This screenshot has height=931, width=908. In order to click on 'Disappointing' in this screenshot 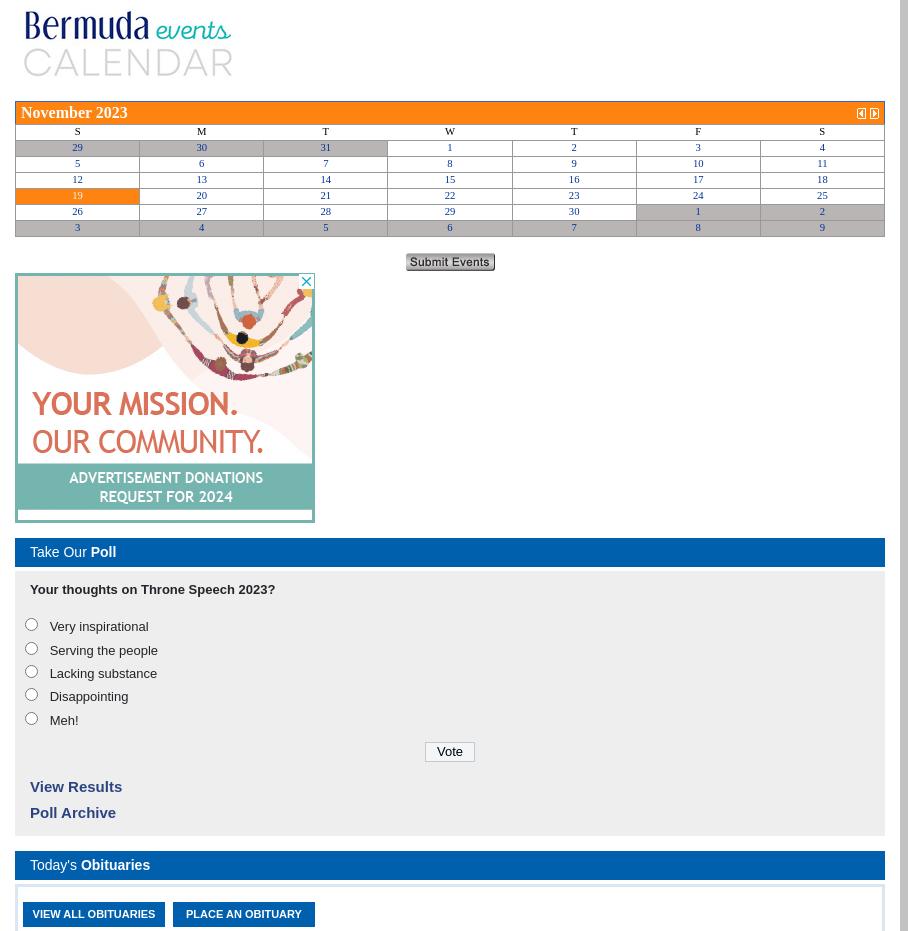, I will do `click(87, 695)`.